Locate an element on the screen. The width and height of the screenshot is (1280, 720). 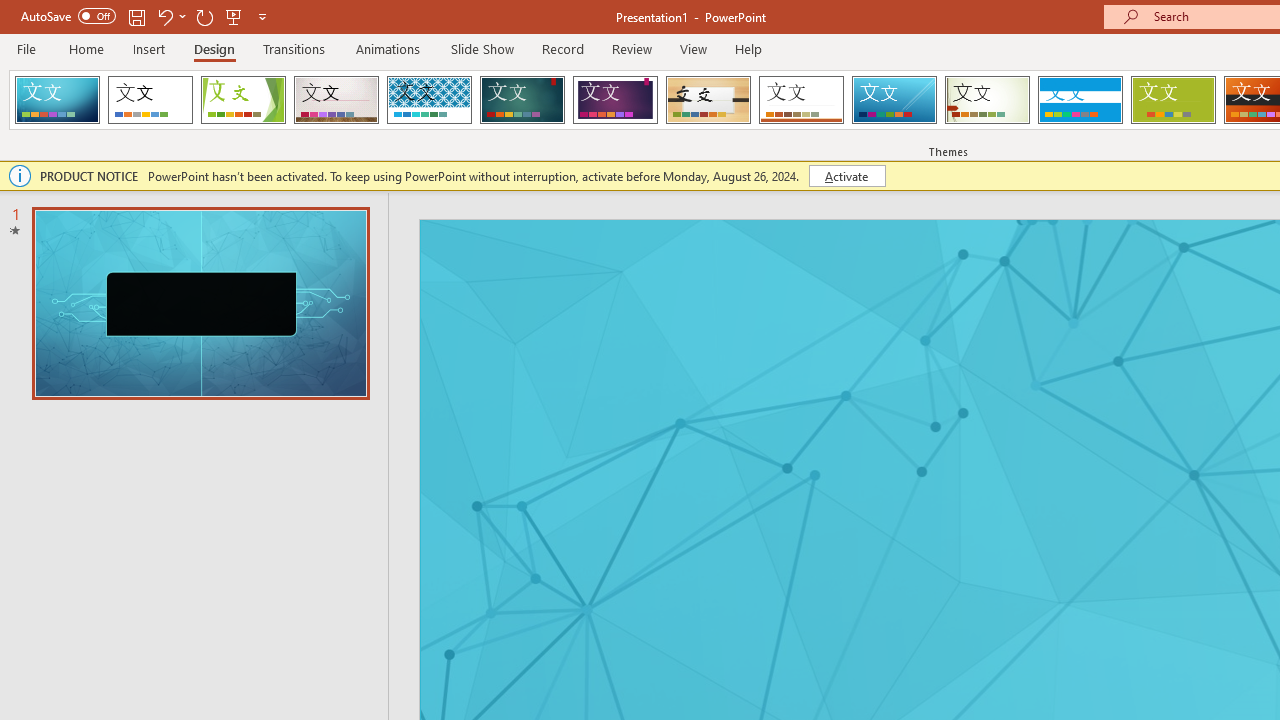
'Retrospect' is located at coordinates (801, 100).